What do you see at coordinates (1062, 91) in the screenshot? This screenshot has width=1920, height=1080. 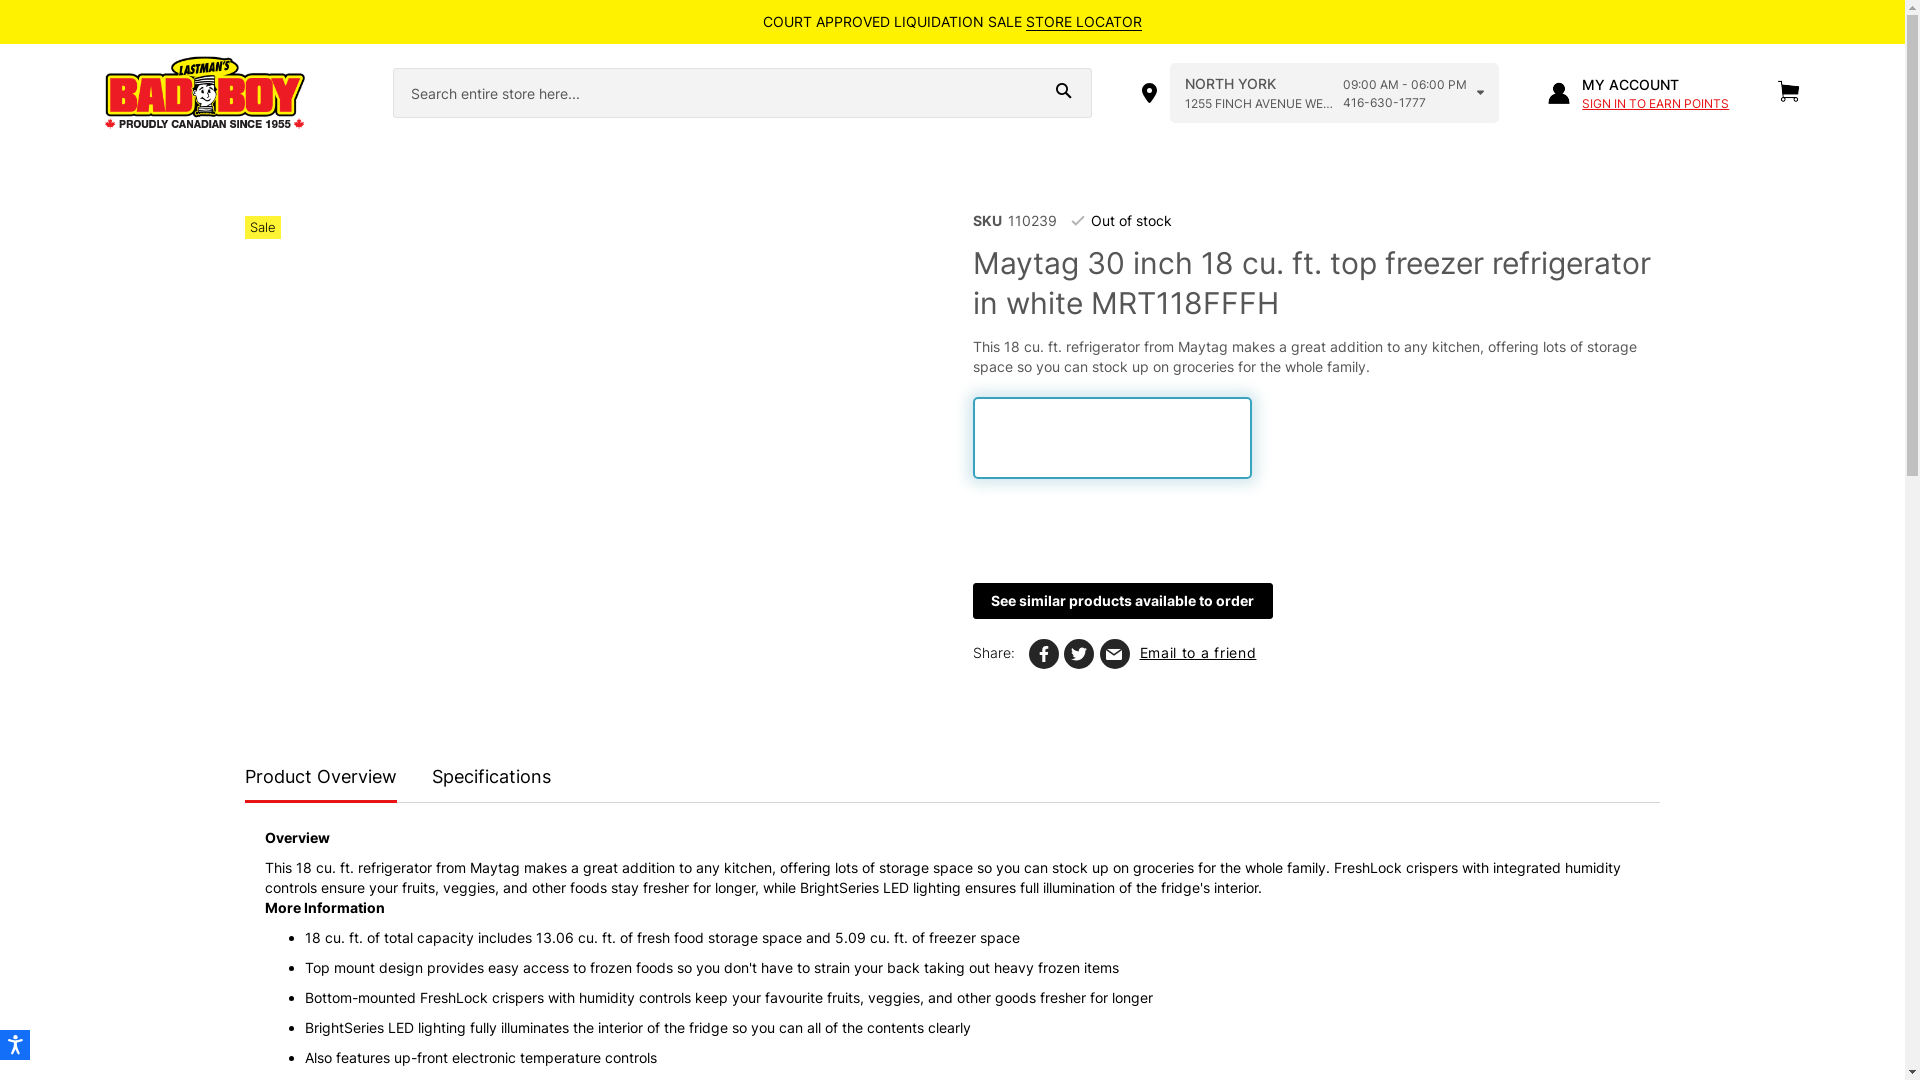 I see `'Search'` at bounding box center [1062, 91].